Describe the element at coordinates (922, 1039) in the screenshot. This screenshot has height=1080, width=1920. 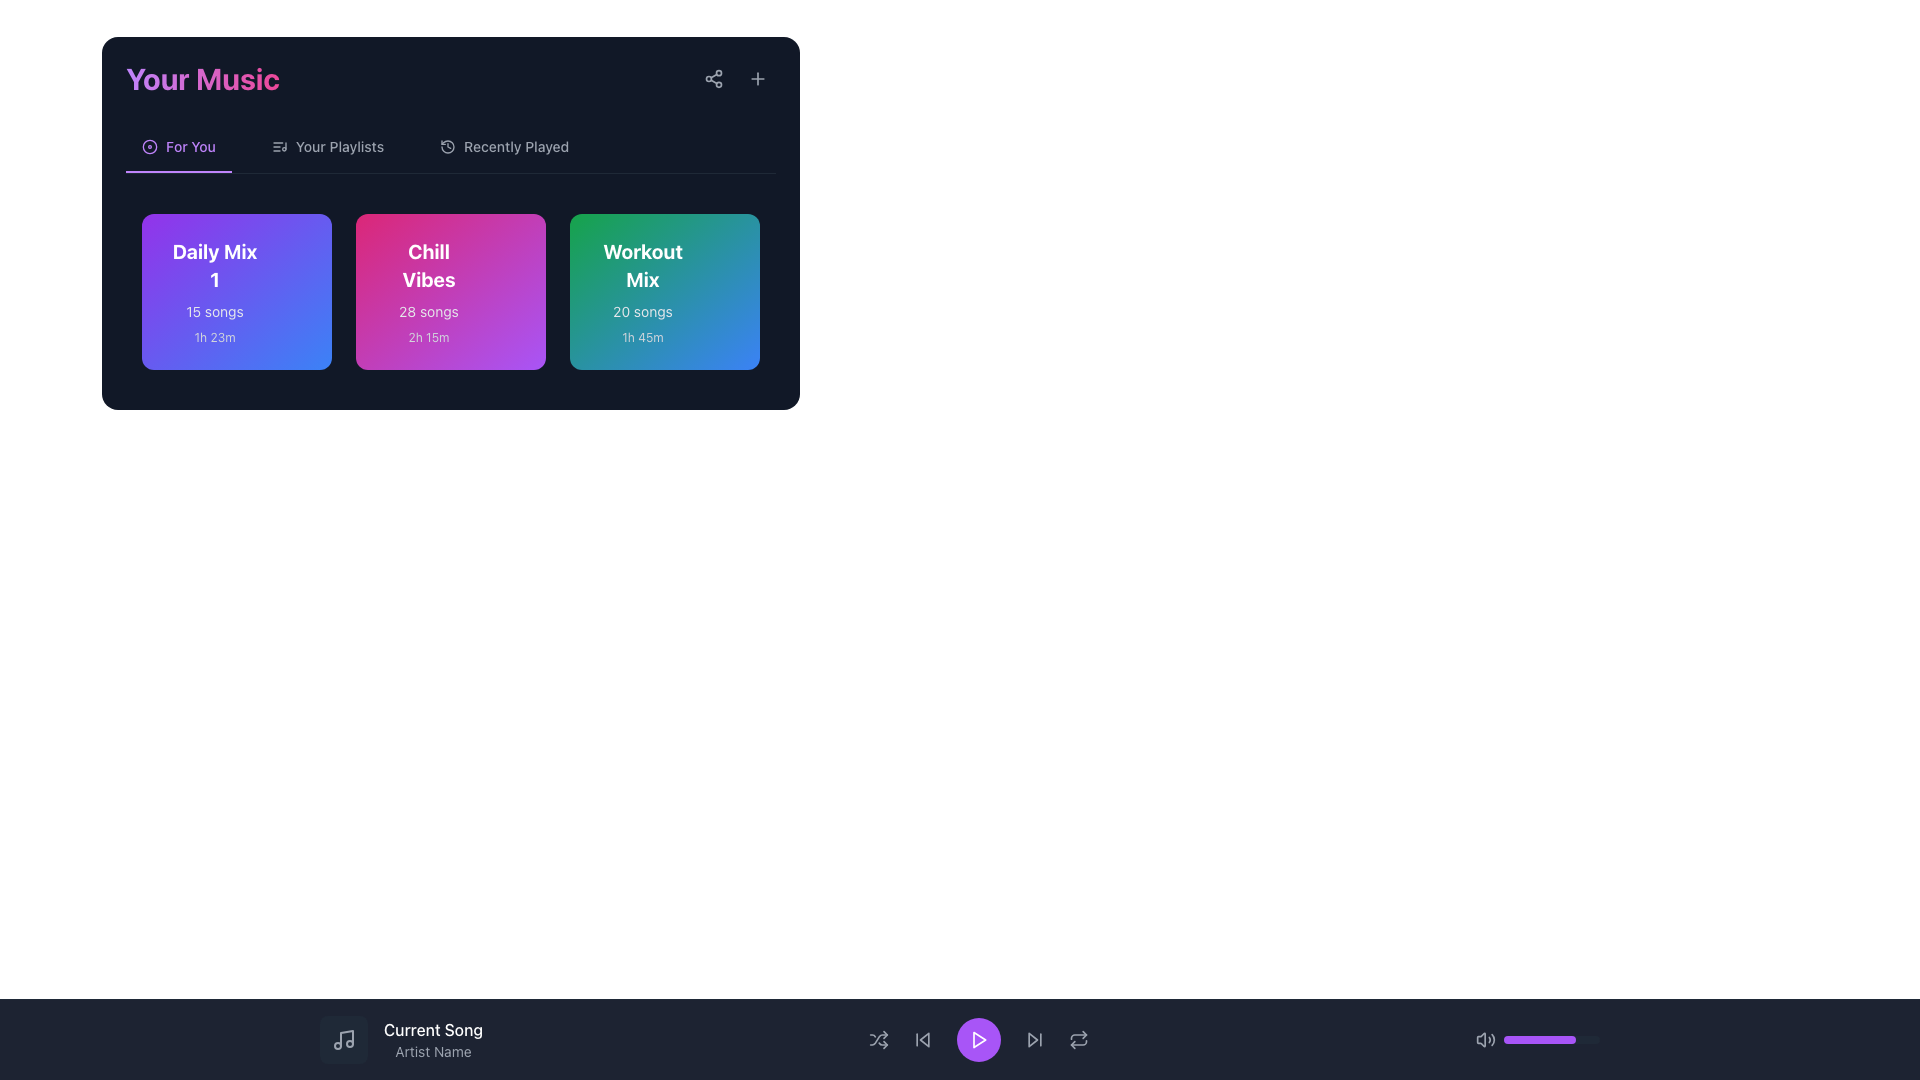
I see `the skip back button, the second icon from the left in the bottom playback controls bar` at that location.